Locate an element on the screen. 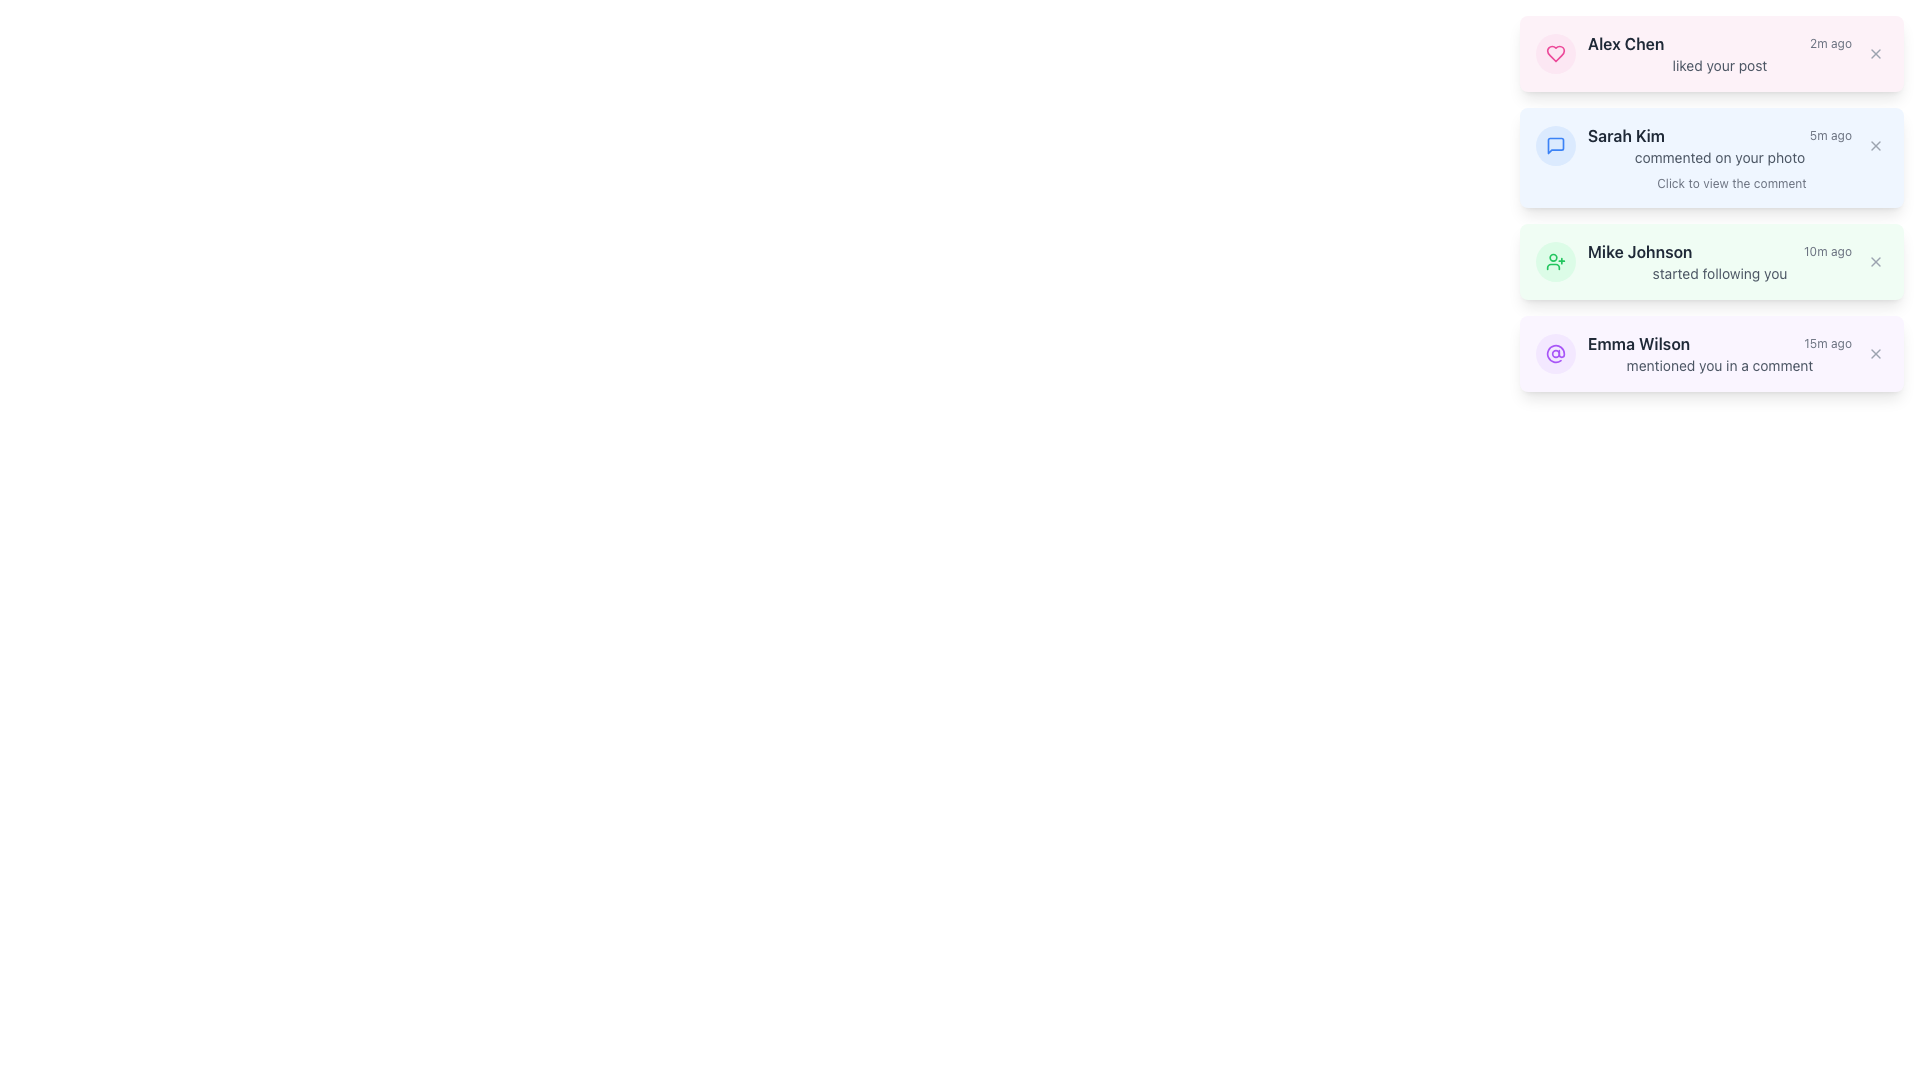 Image resolution: width=1920 pixels, height=1080 pixels. the SVG icon resembling a speech bubble used for comments or messages in Sarah Kim's notification section is located at coordinates (1554, 145).